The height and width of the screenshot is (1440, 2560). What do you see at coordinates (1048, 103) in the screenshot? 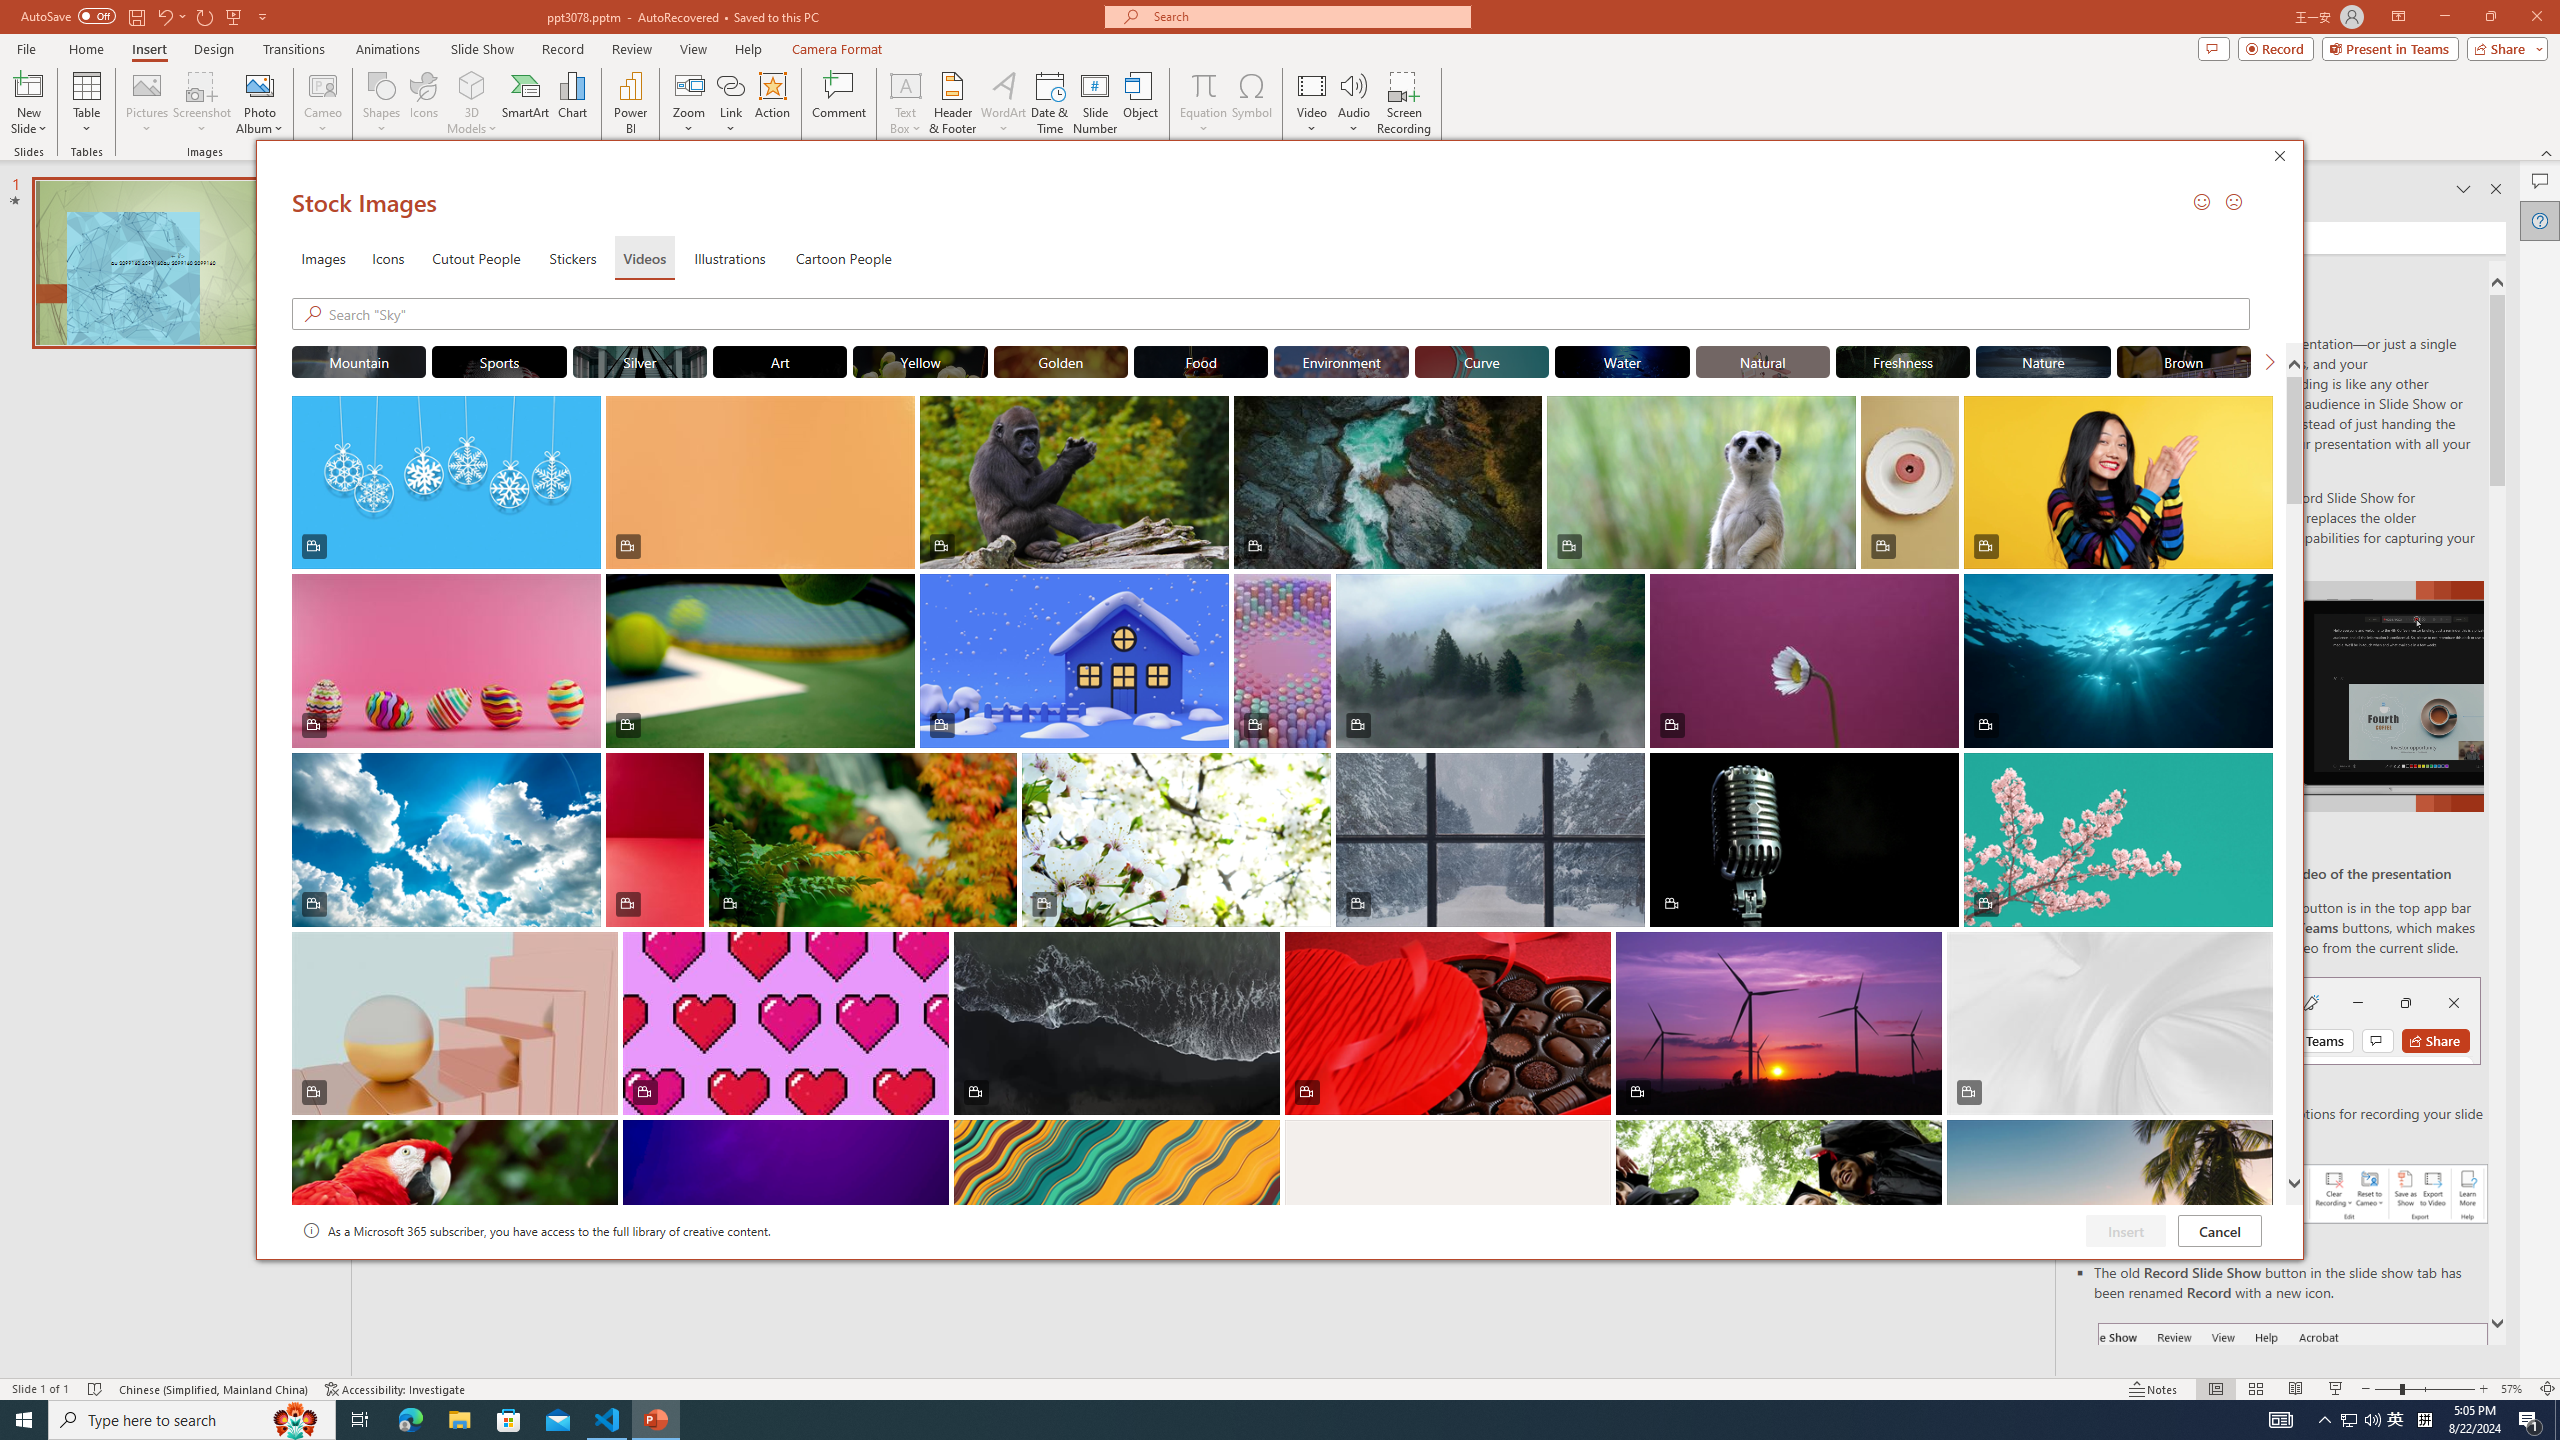
I see `'Date & Time...'` at bounding box center [1048, 103].